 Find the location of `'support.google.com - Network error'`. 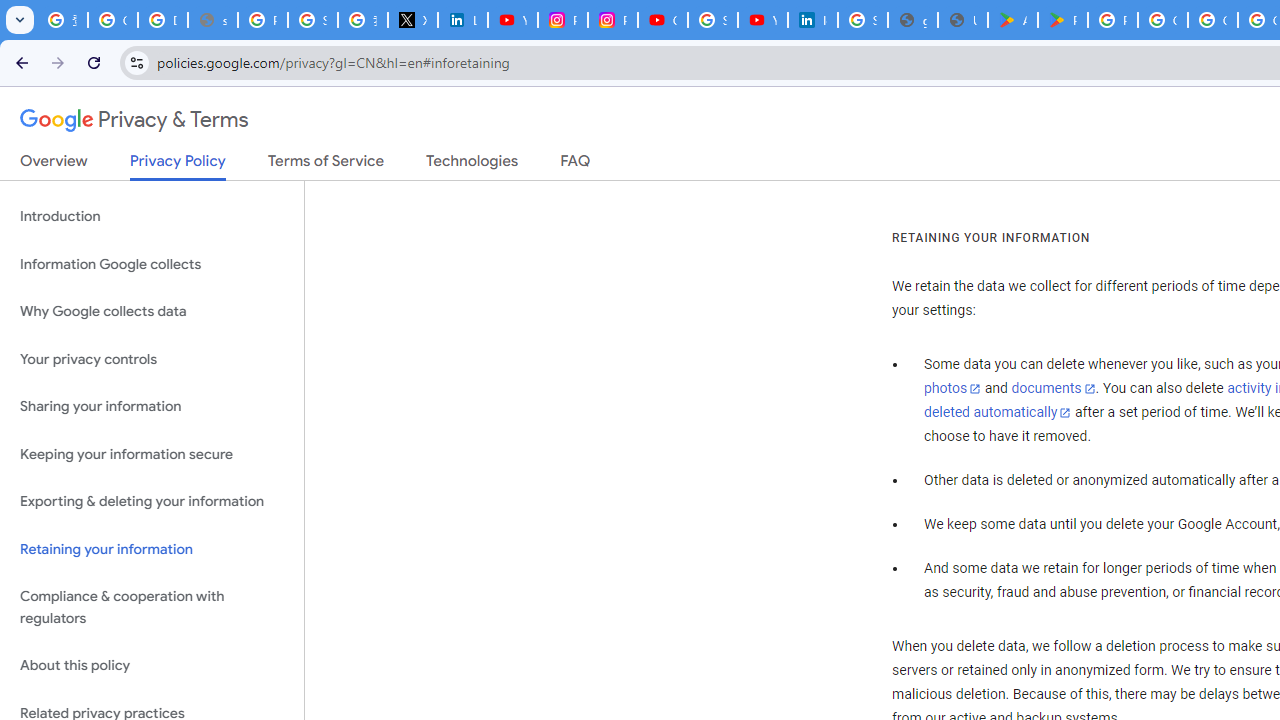

'support.google.com - Network error' is located at coordinates (213, 20).